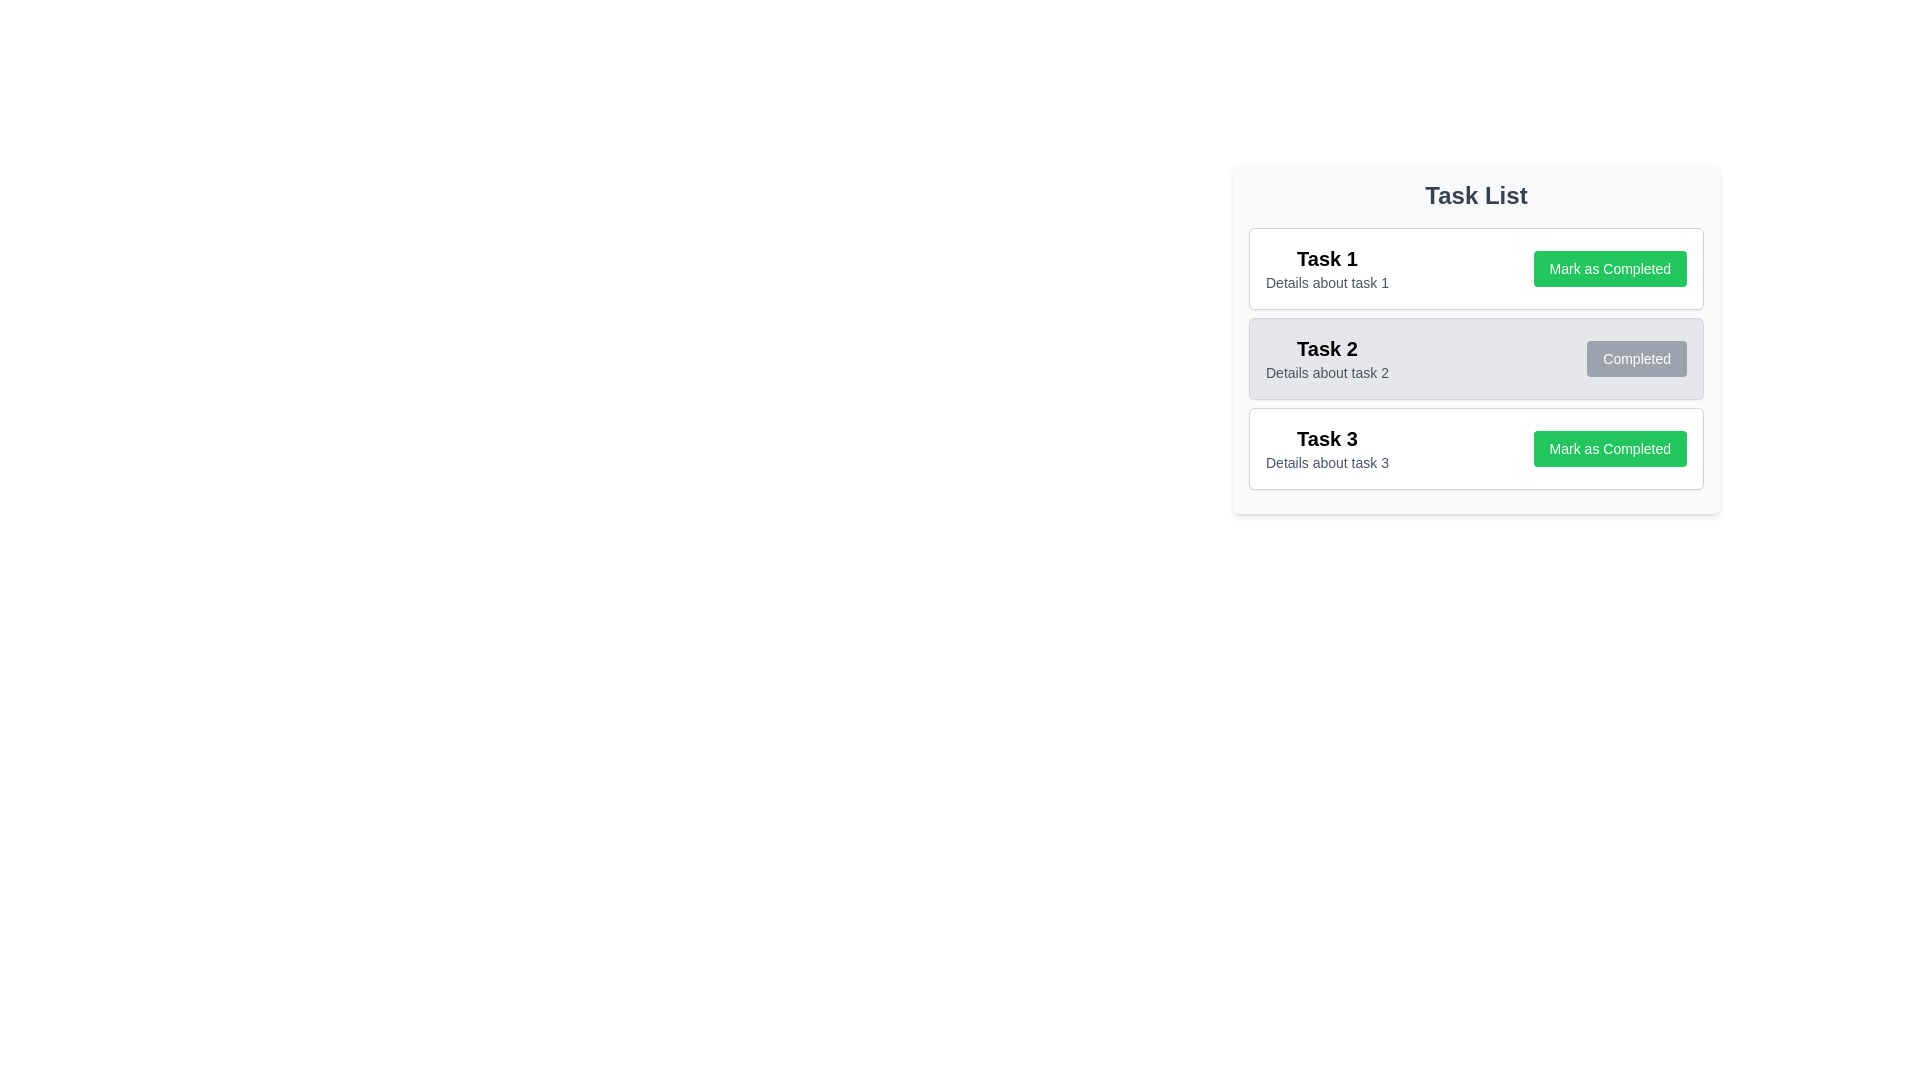  Describe the element at coordinates (1476, 338) in the screenshot. I see `the 'Completed' button on the Task panel displaying details for 'Task 2', which is the second item in the vertical task list section` at that location.